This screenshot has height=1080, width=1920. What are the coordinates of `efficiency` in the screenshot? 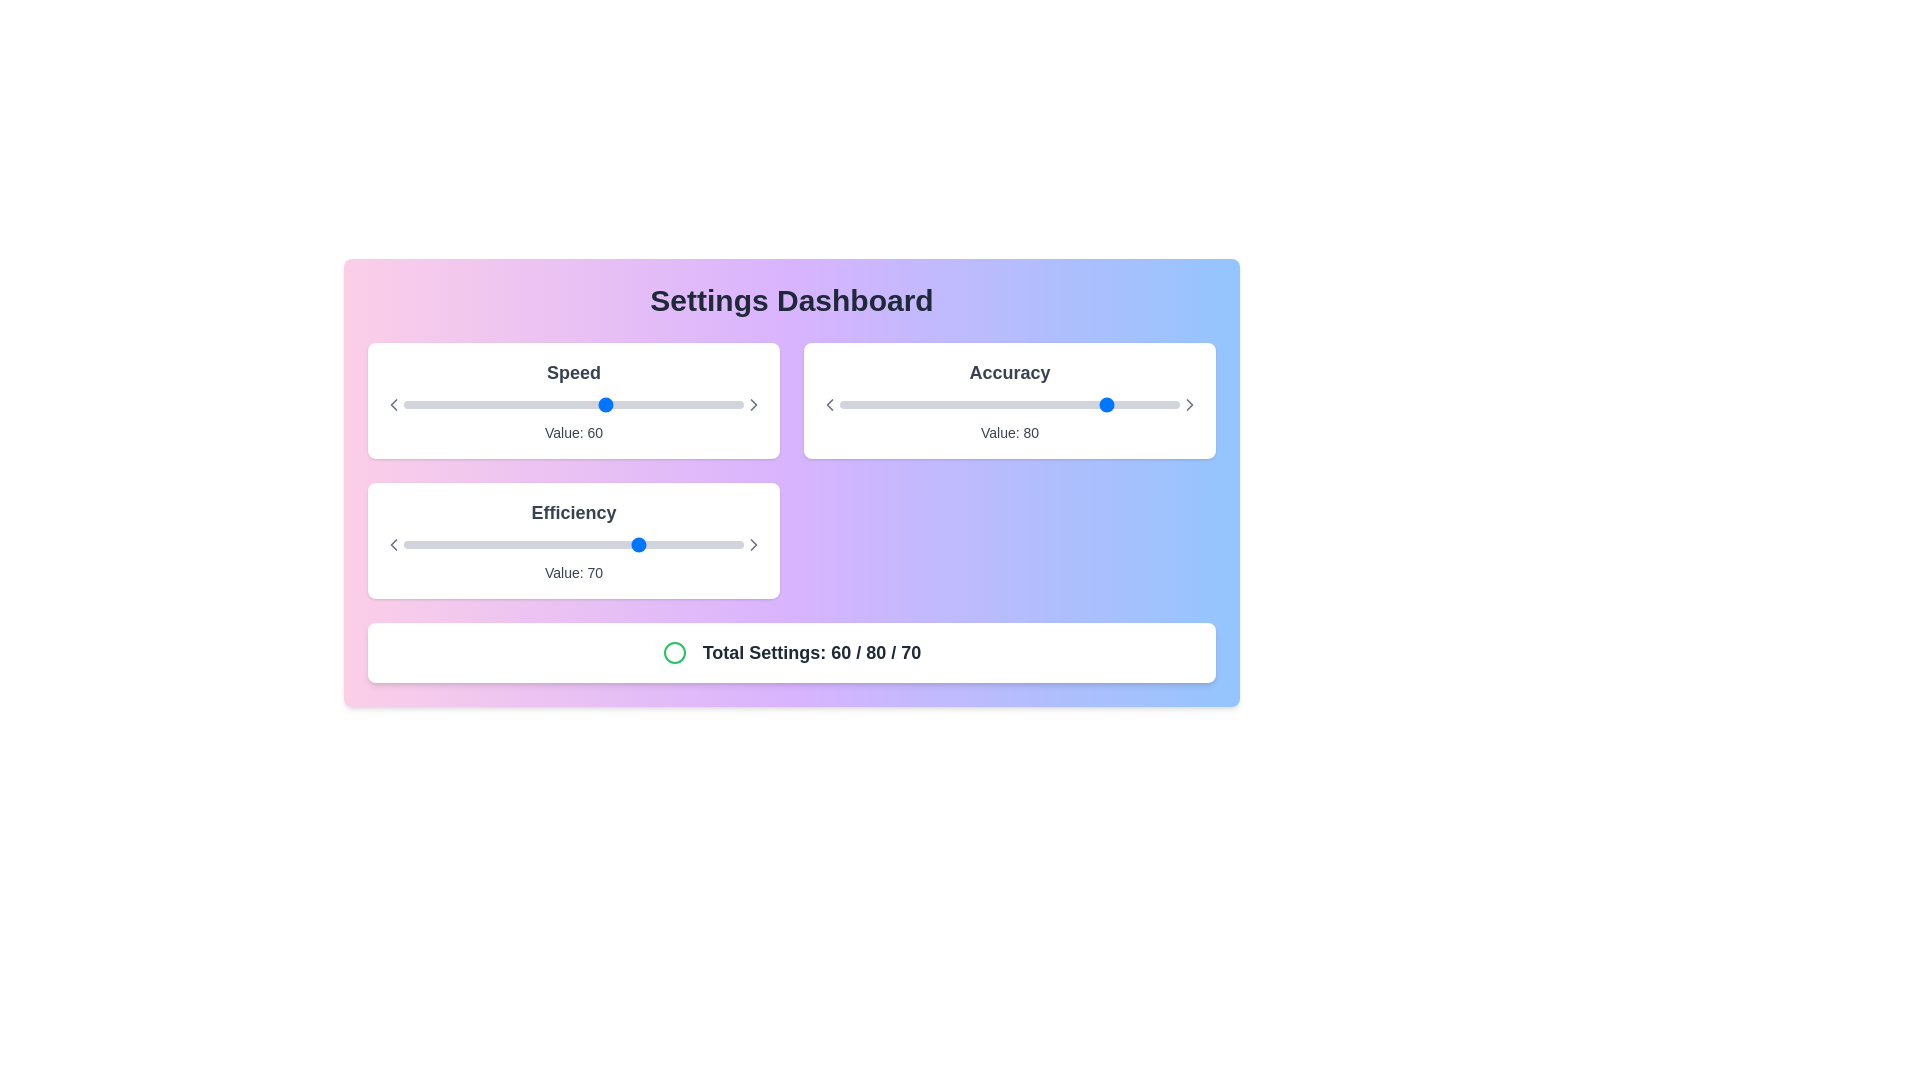 It's located at (652, 544).